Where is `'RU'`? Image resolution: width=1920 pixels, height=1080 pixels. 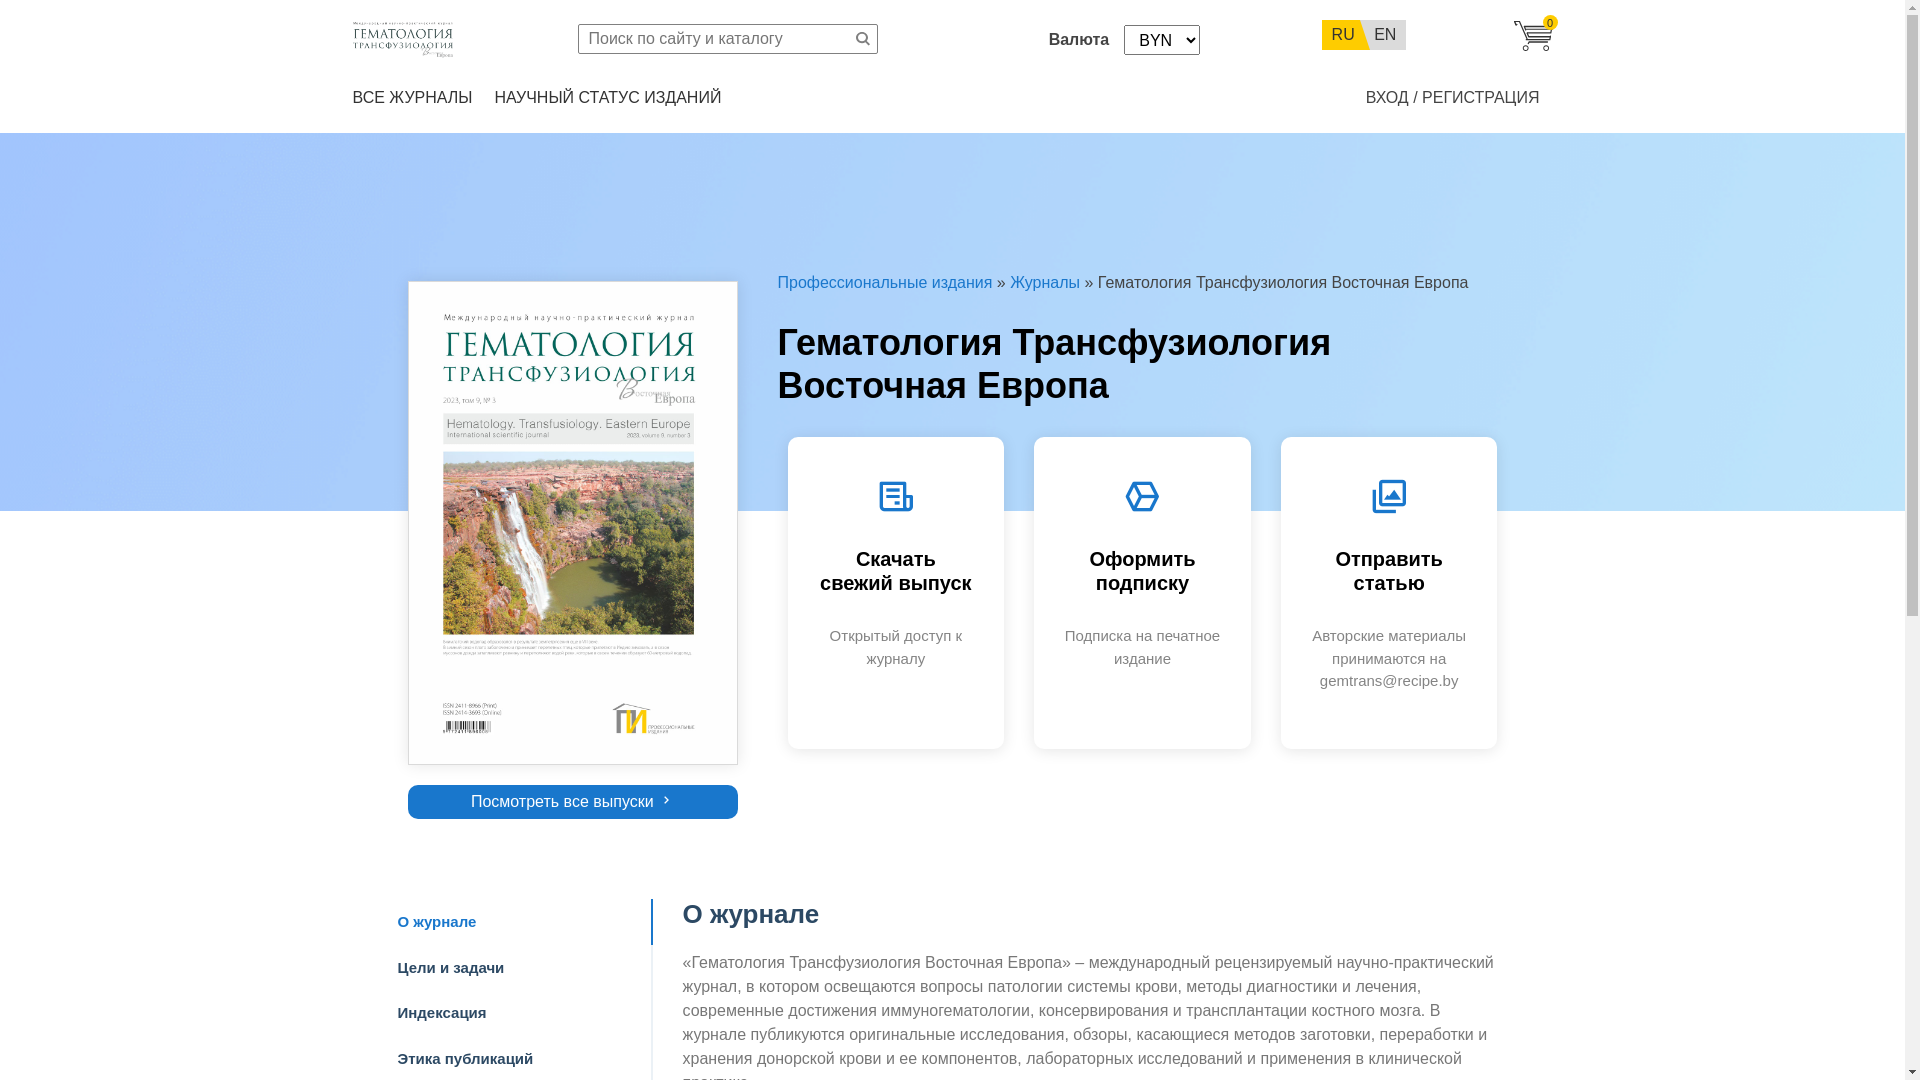 'RU' is located at coordinates (1340, 34).